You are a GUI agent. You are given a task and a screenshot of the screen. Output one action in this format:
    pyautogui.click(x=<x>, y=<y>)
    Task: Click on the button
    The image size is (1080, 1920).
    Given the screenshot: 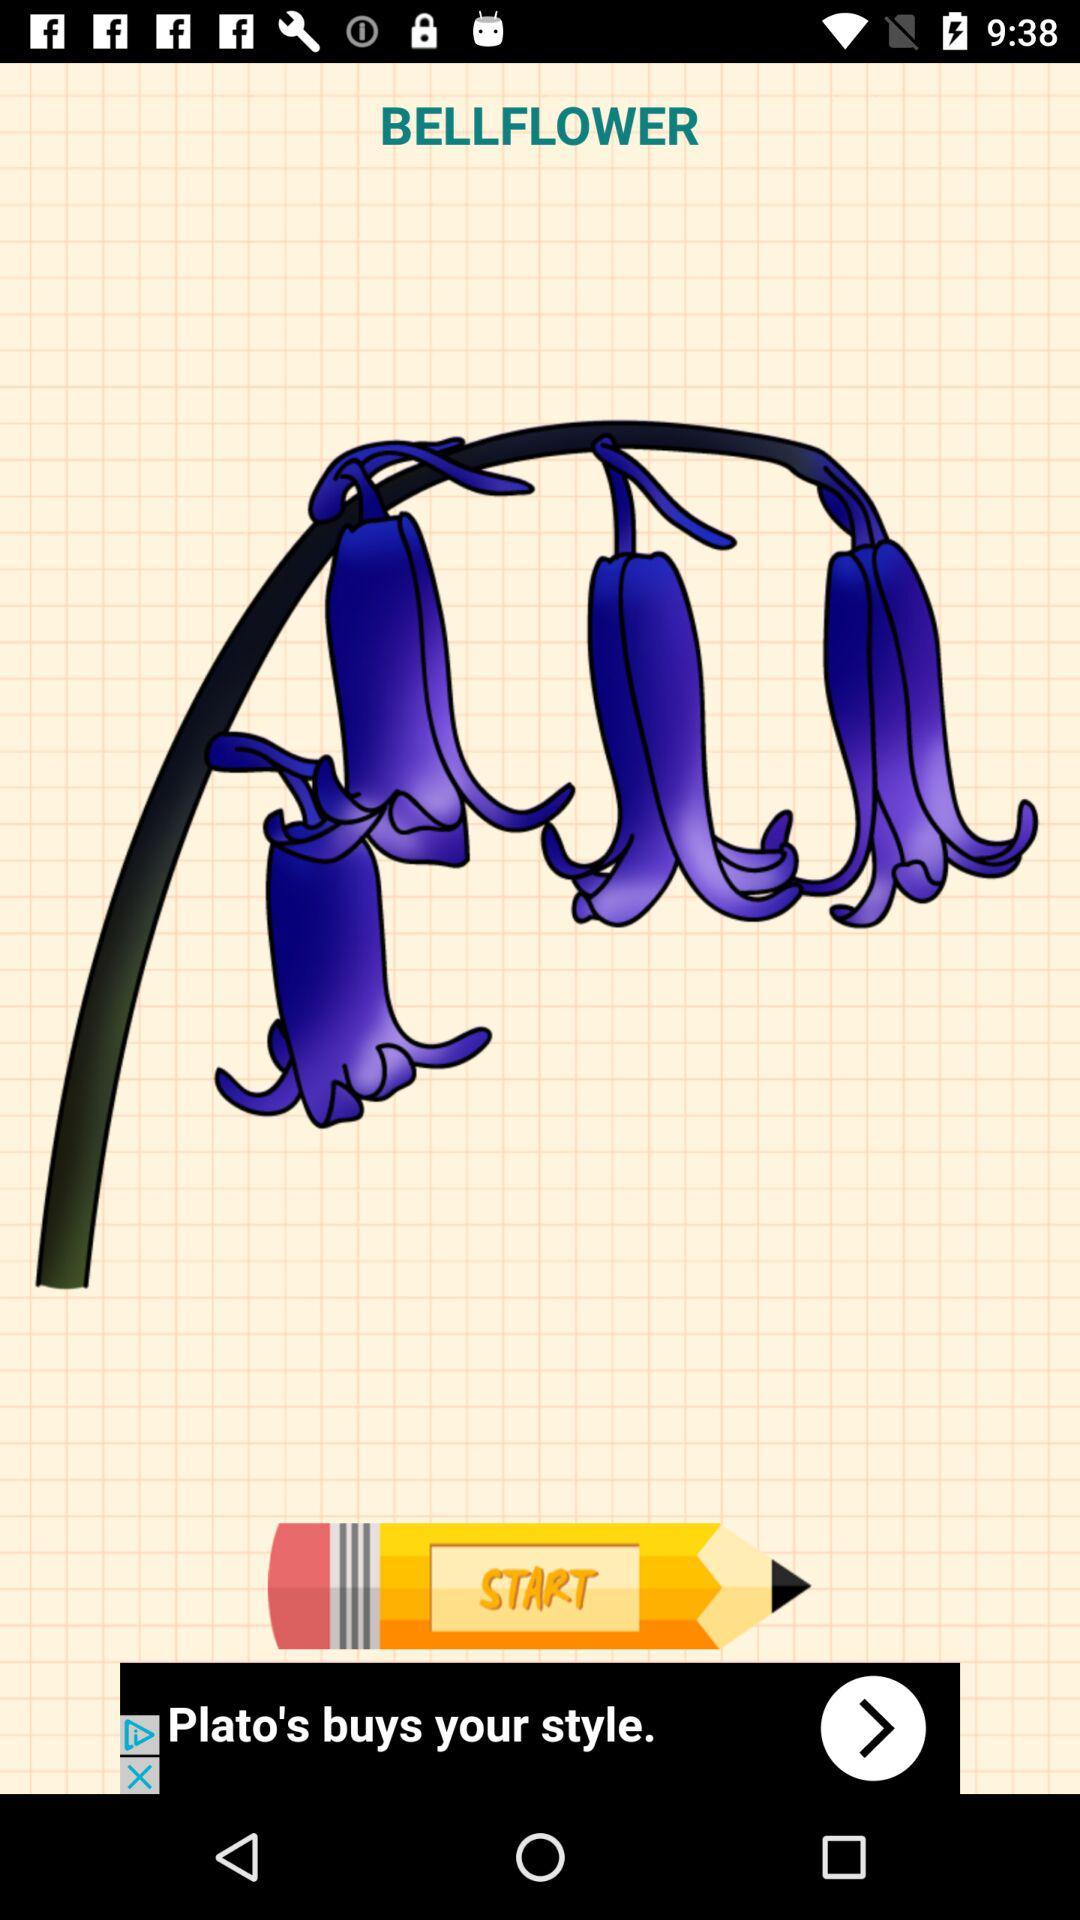 What is the action you would take?
    pyautogui.click(x=538, y=1585)
    